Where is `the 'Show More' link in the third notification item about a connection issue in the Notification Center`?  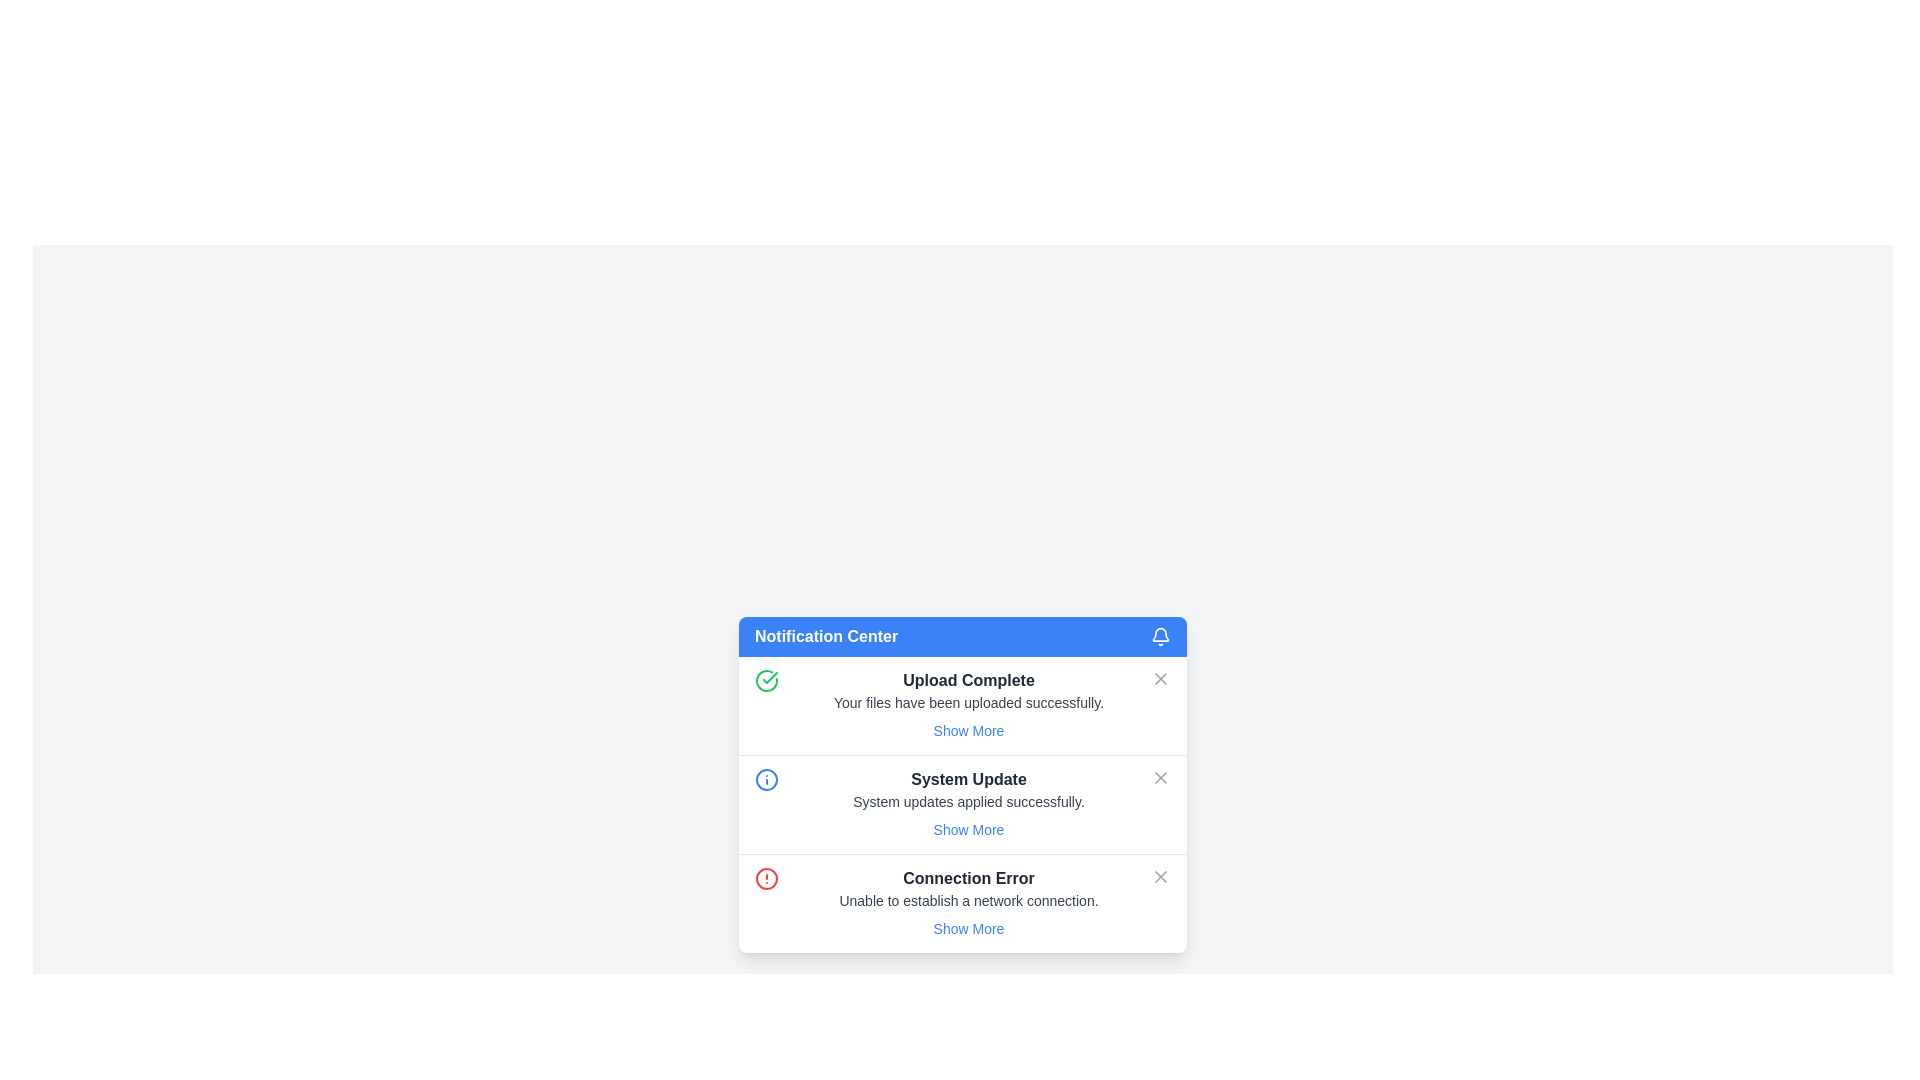
the 'Show More' link in the third notification item about a connection issue in the Notification Center is located at coordinates (969, 903).